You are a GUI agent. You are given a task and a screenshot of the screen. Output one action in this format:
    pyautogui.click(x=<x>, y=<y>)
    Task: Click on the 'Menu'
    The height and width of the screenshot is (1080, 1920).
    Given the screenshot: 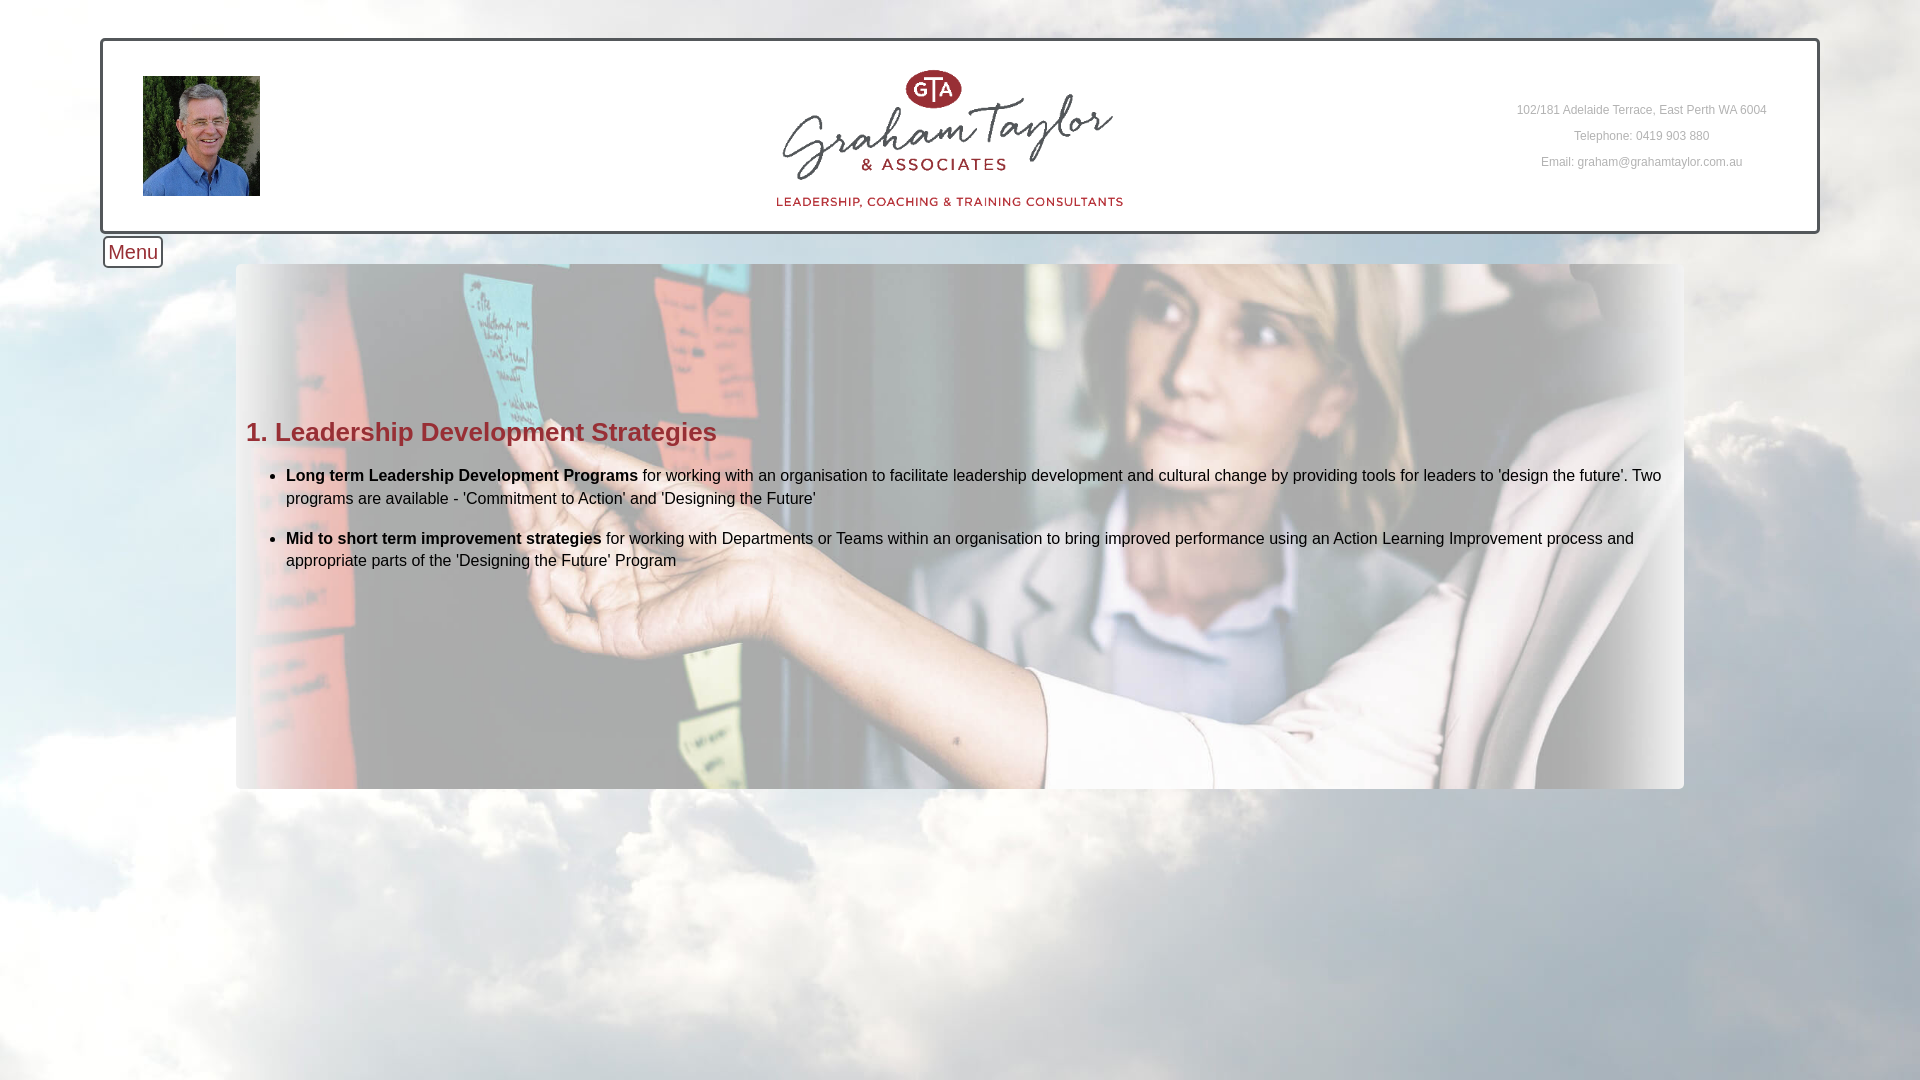 What is the action you would take?
    pyautogui.click(x=101, y=250)
    